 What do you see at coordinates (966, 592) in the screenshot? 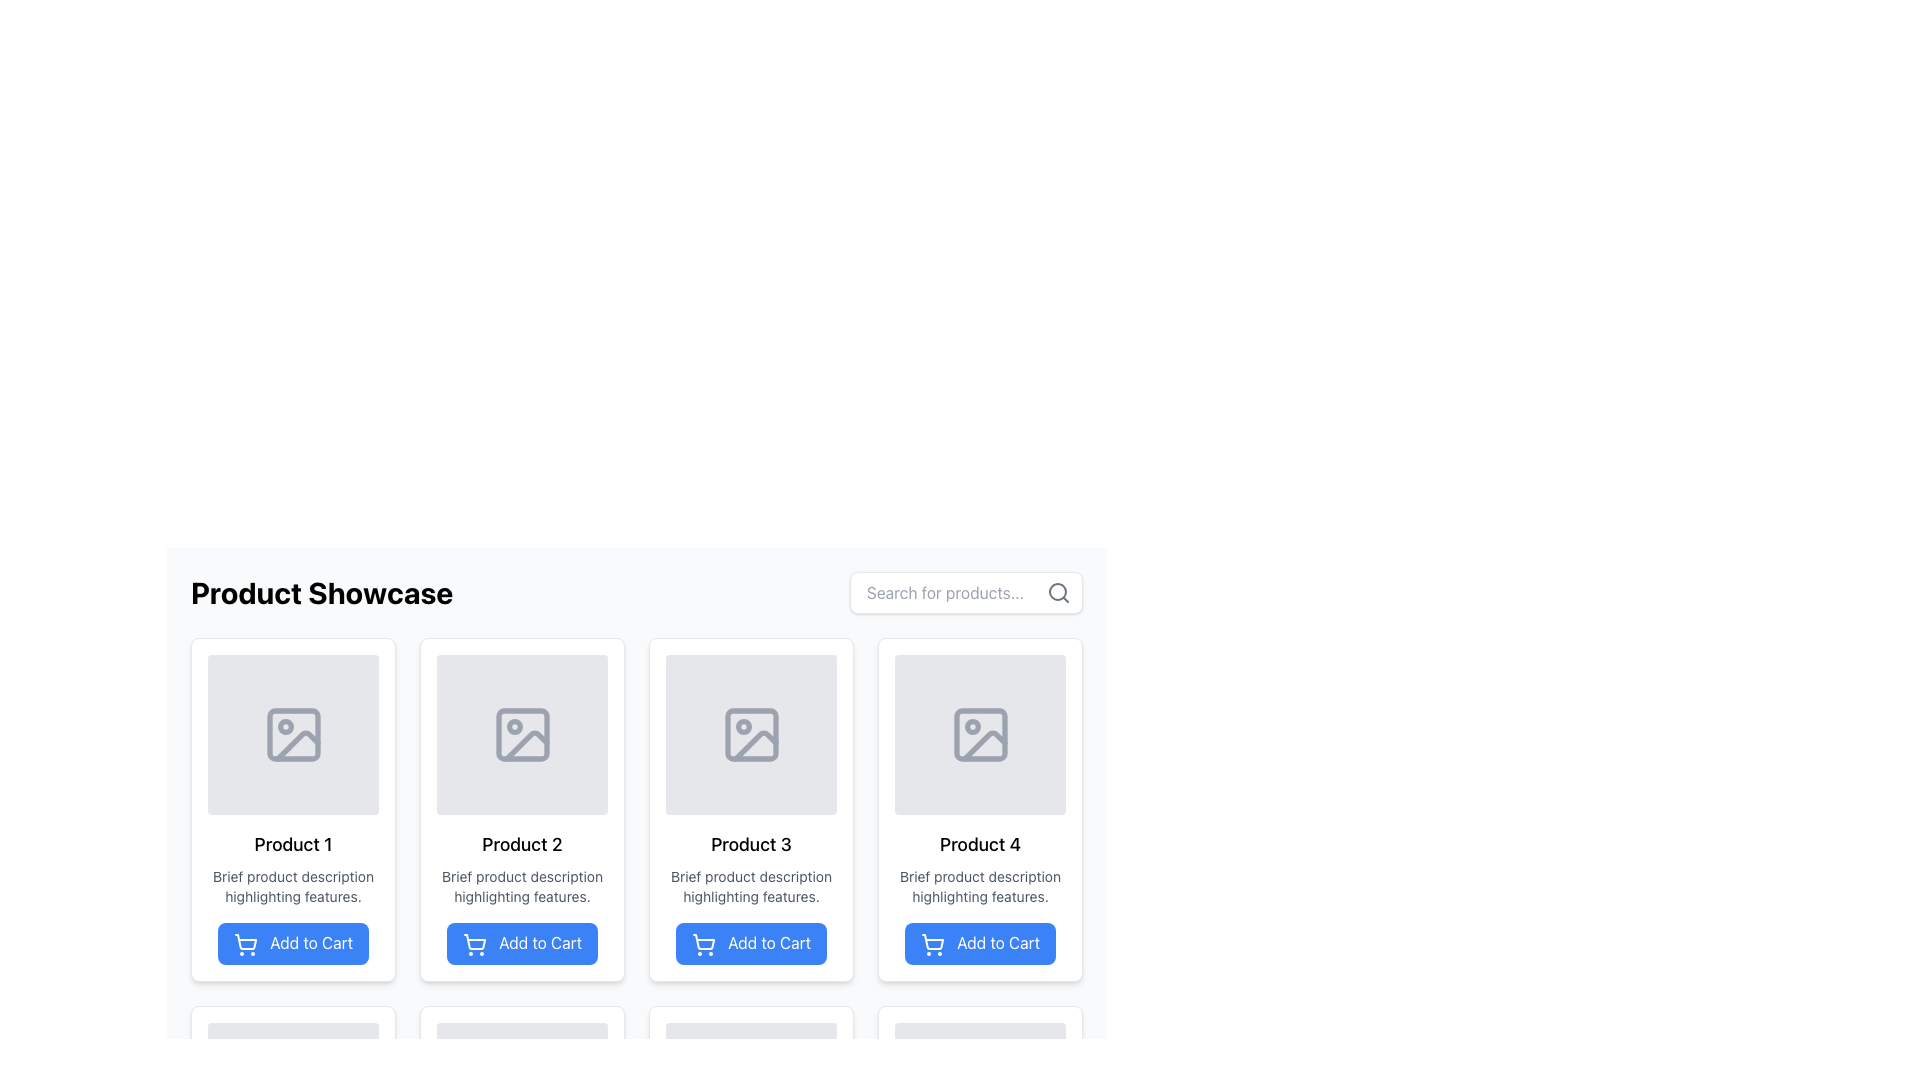
I see `the Text Input Field that has the placeholder 'Search for products...' by clicking on it to clear any typed text` at bounding box center [966, 592].